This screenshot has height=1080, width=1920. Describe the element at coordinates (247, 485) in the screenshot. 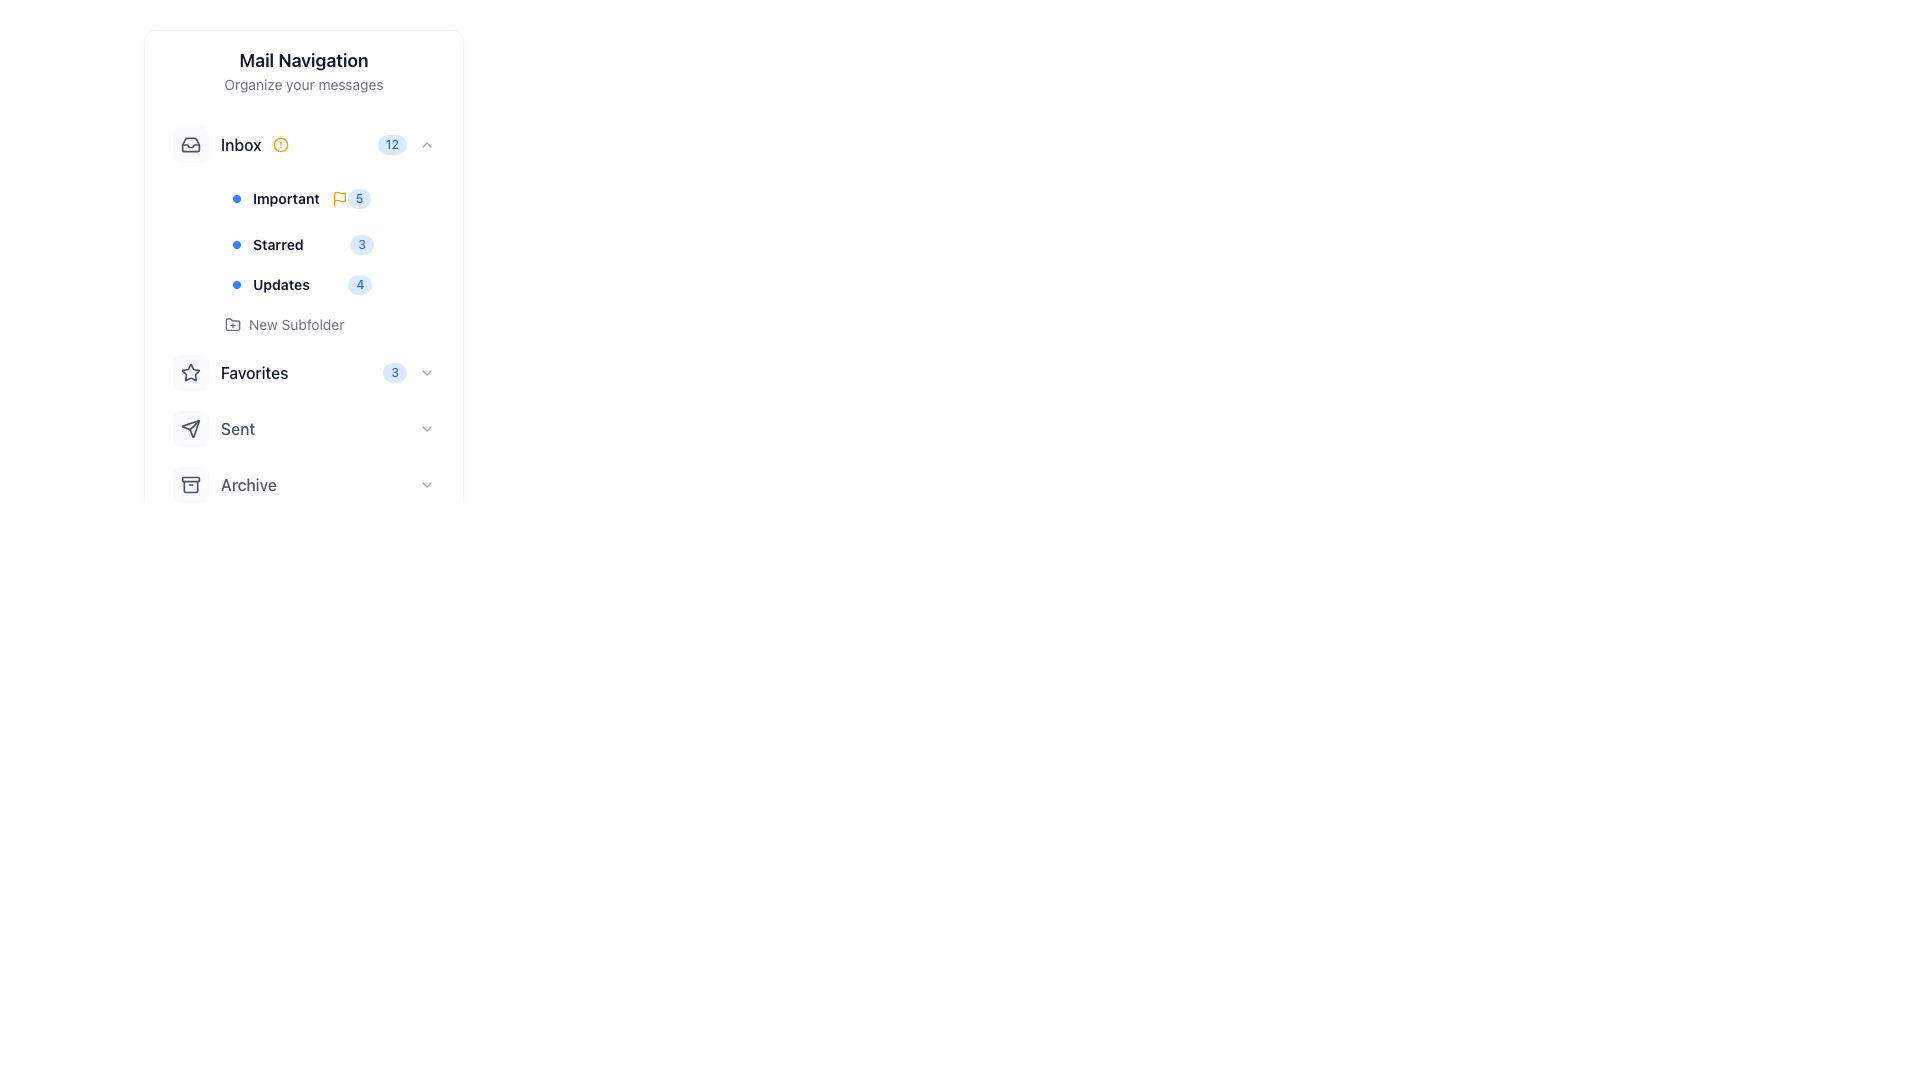

I see `label text of the 'Archive' navigation menu item, which is positioned as the textual label in the navigation menu` at that location.